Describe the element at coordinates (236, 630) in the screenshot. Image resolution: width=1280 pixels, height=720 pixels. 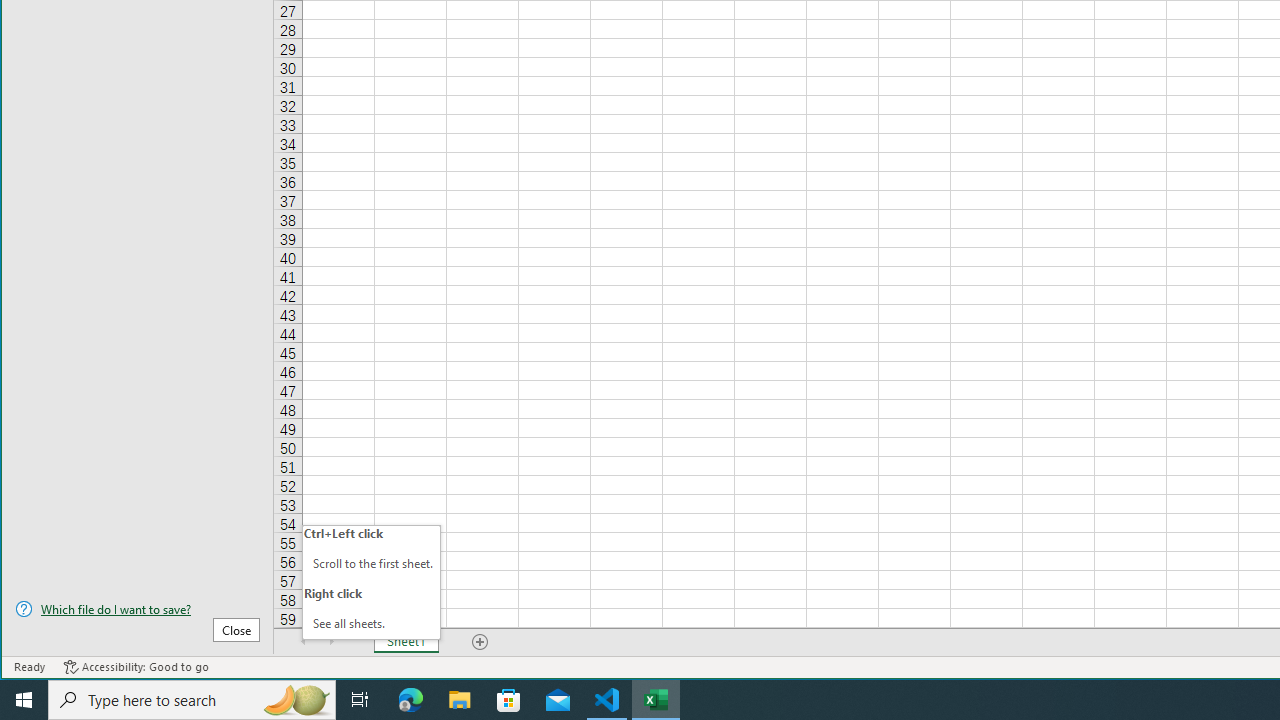
I see `'Close'` at that location.